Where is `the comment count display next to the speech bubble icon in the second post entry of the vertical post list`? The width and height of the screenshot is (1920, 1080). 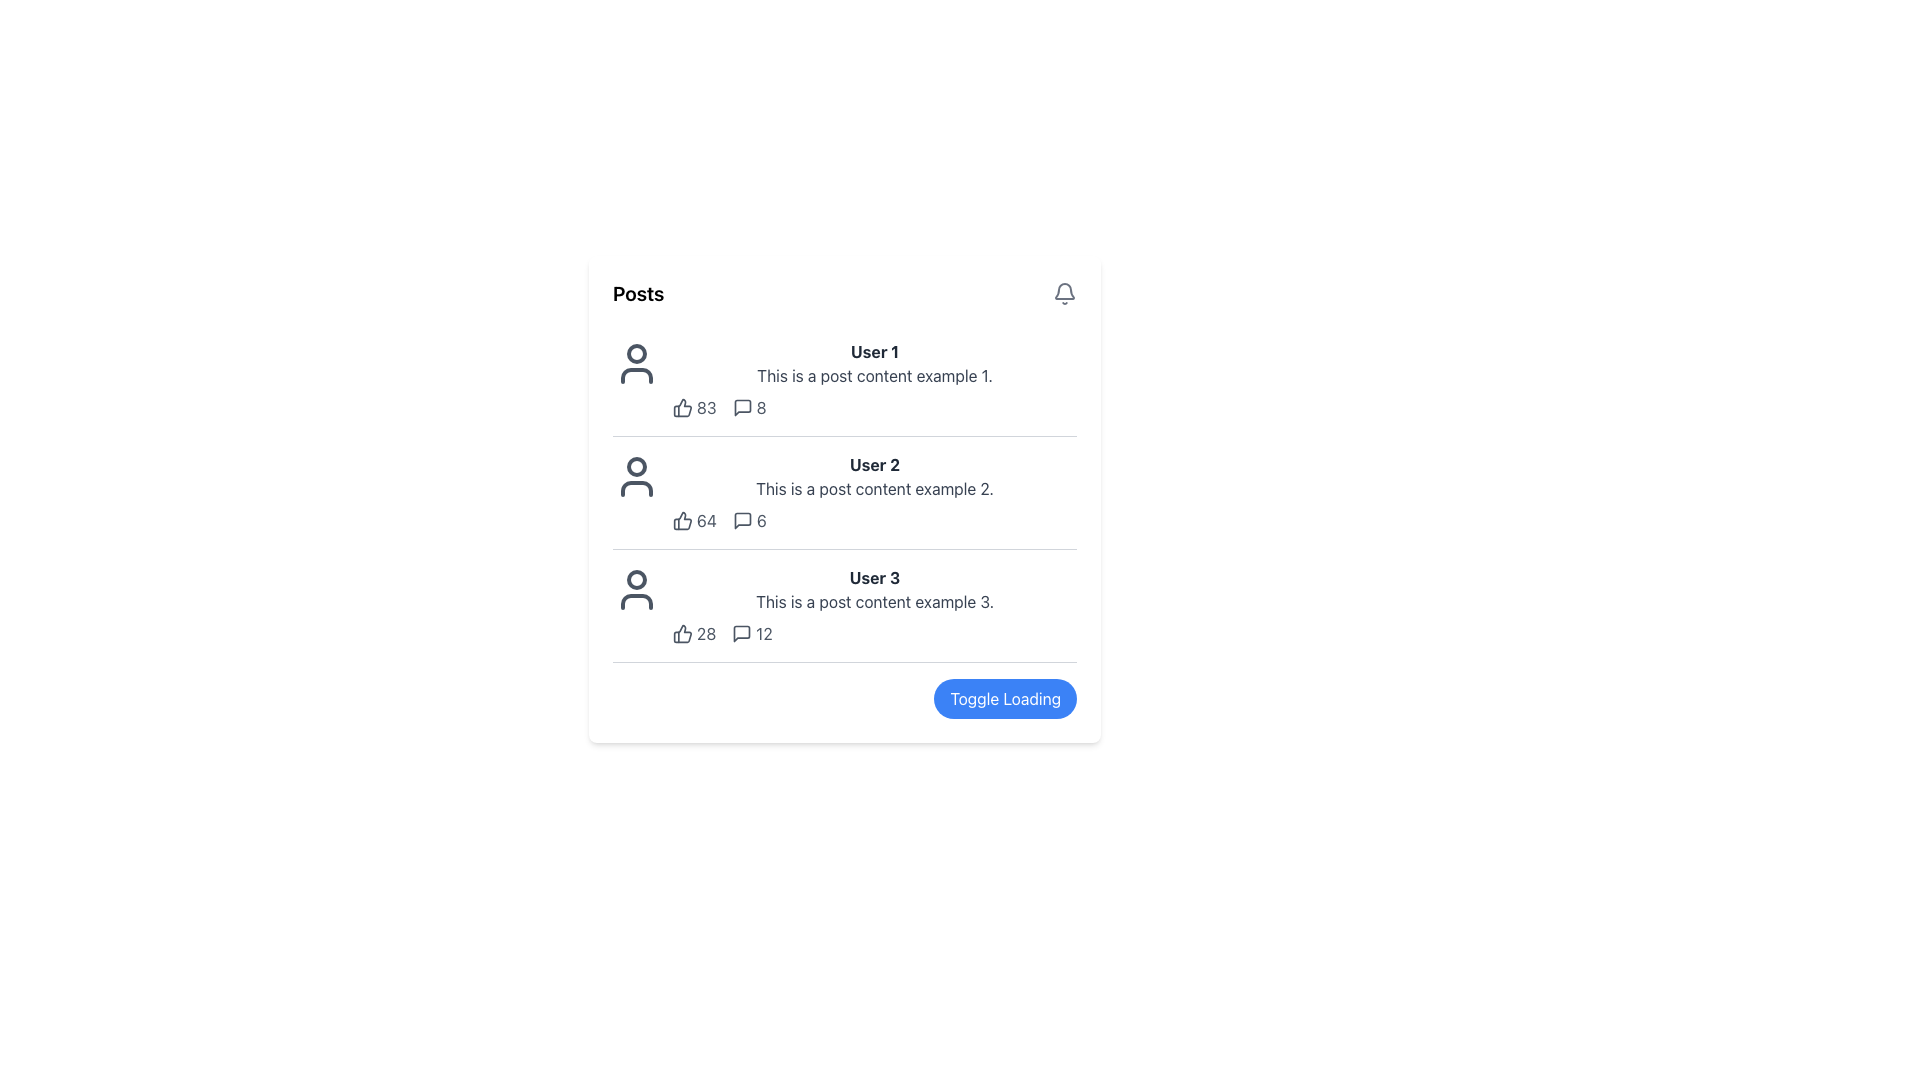
the comment count display next to the speech bubble icon in the second post entry of the vertical post list is located at coordinates (748, 519).